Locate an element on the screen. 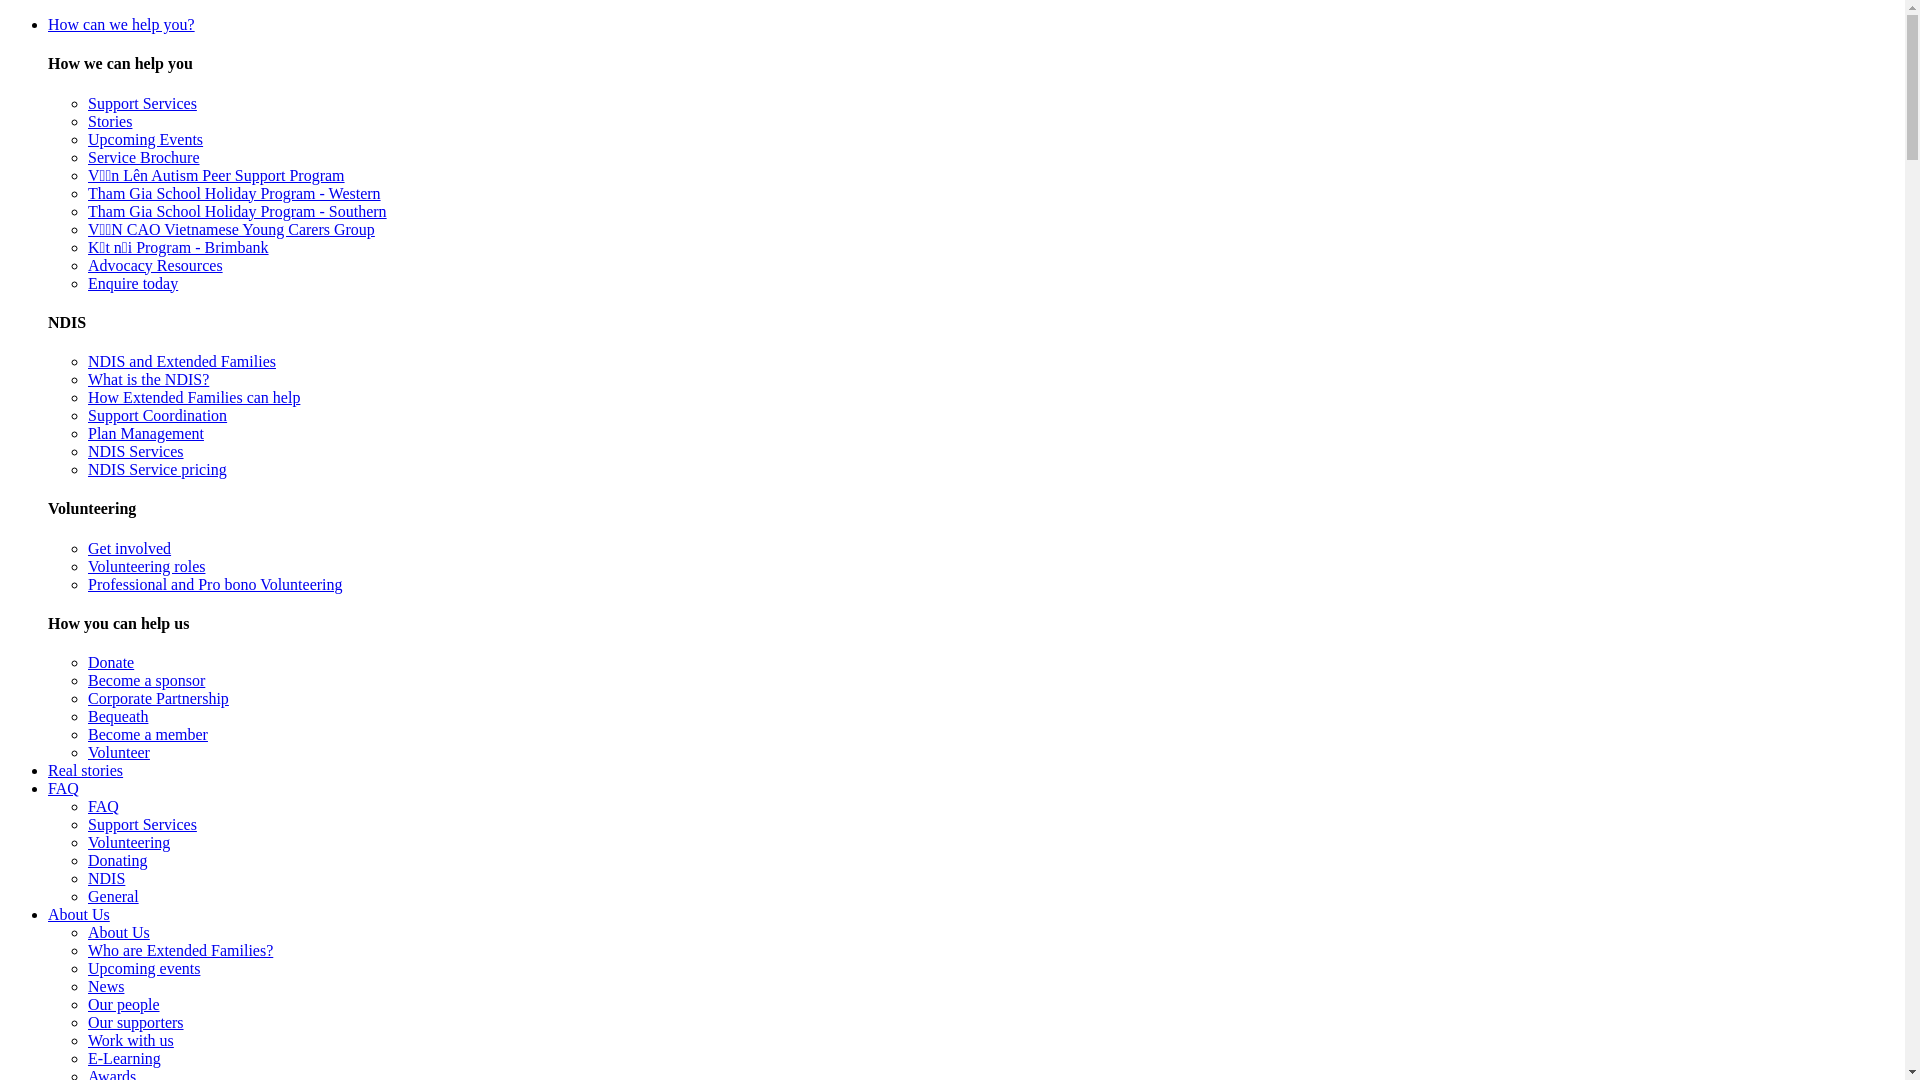 The width and height of the screenshot is (1920, 1080). 'Get involved' is located at coordinates (86, 548).